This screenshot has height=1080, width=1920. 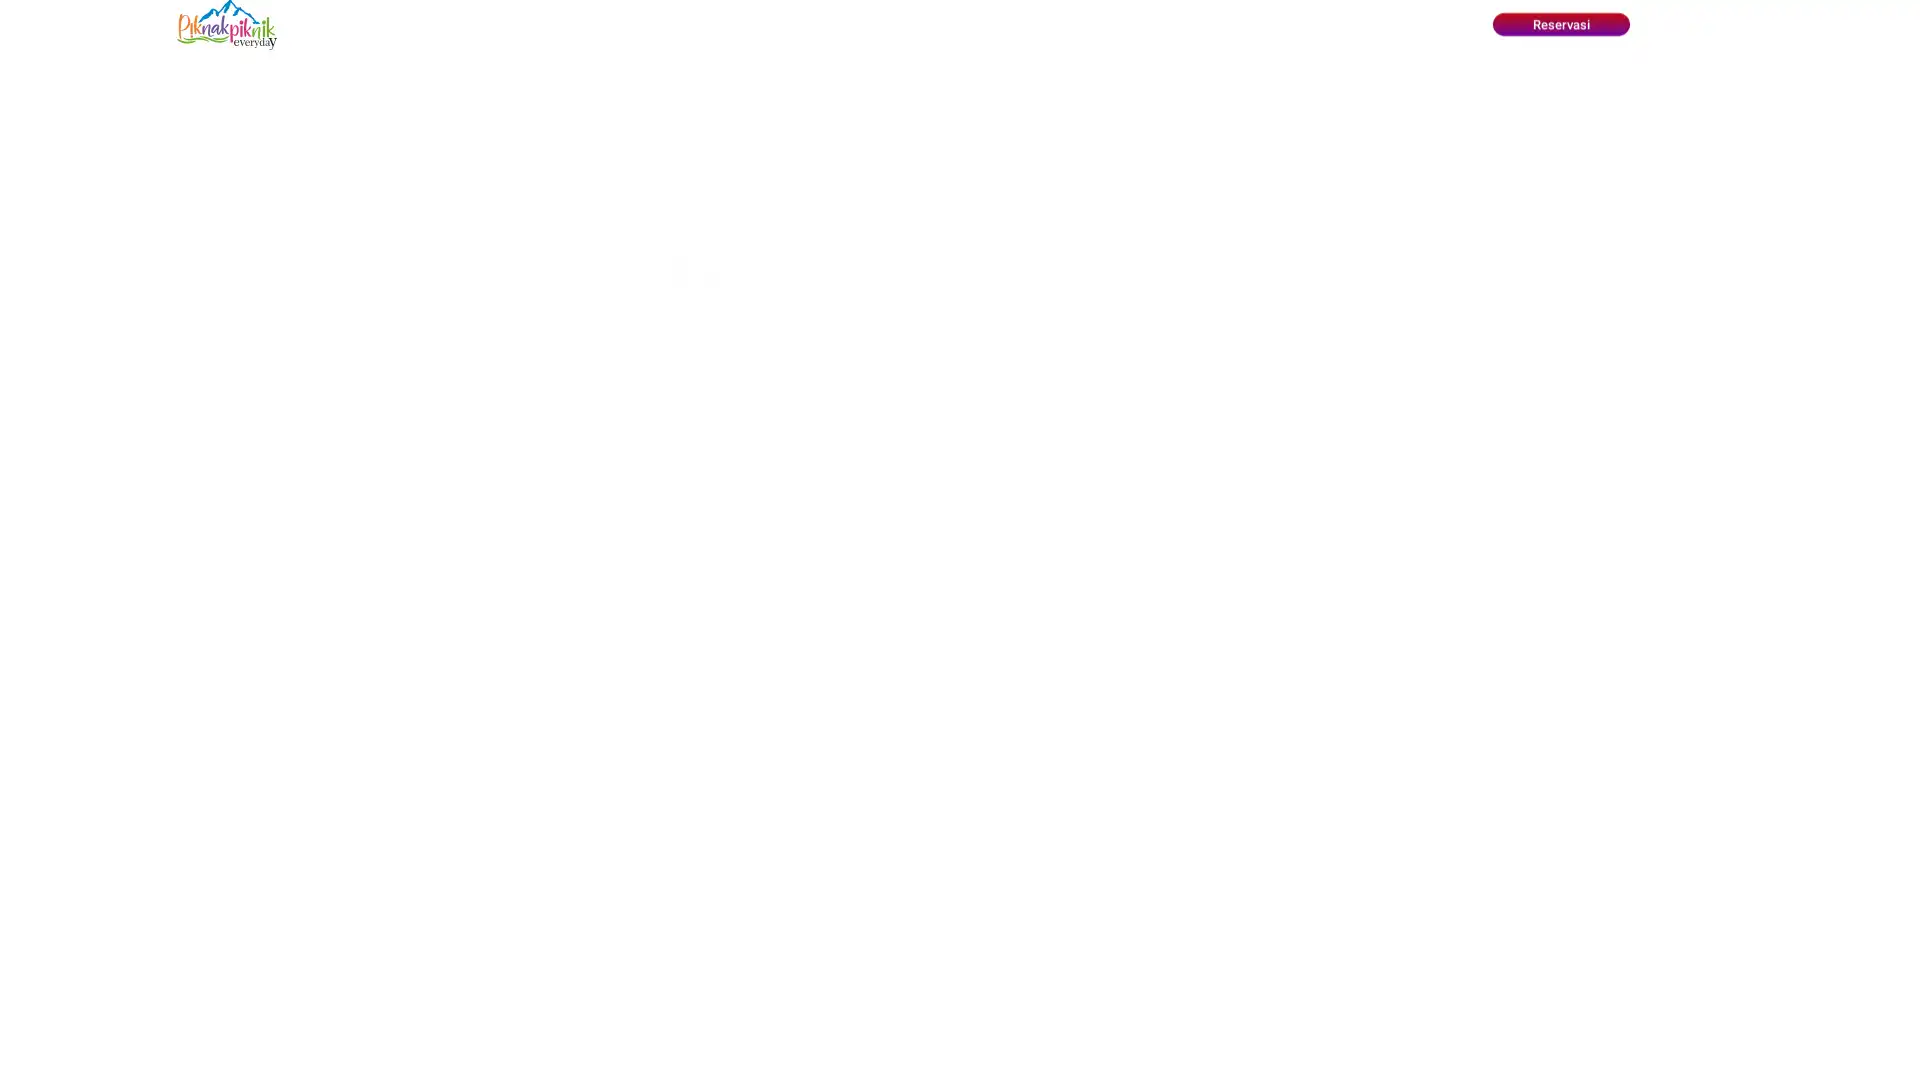 I want to click on Reservasi, so click(x=1559, y=24).